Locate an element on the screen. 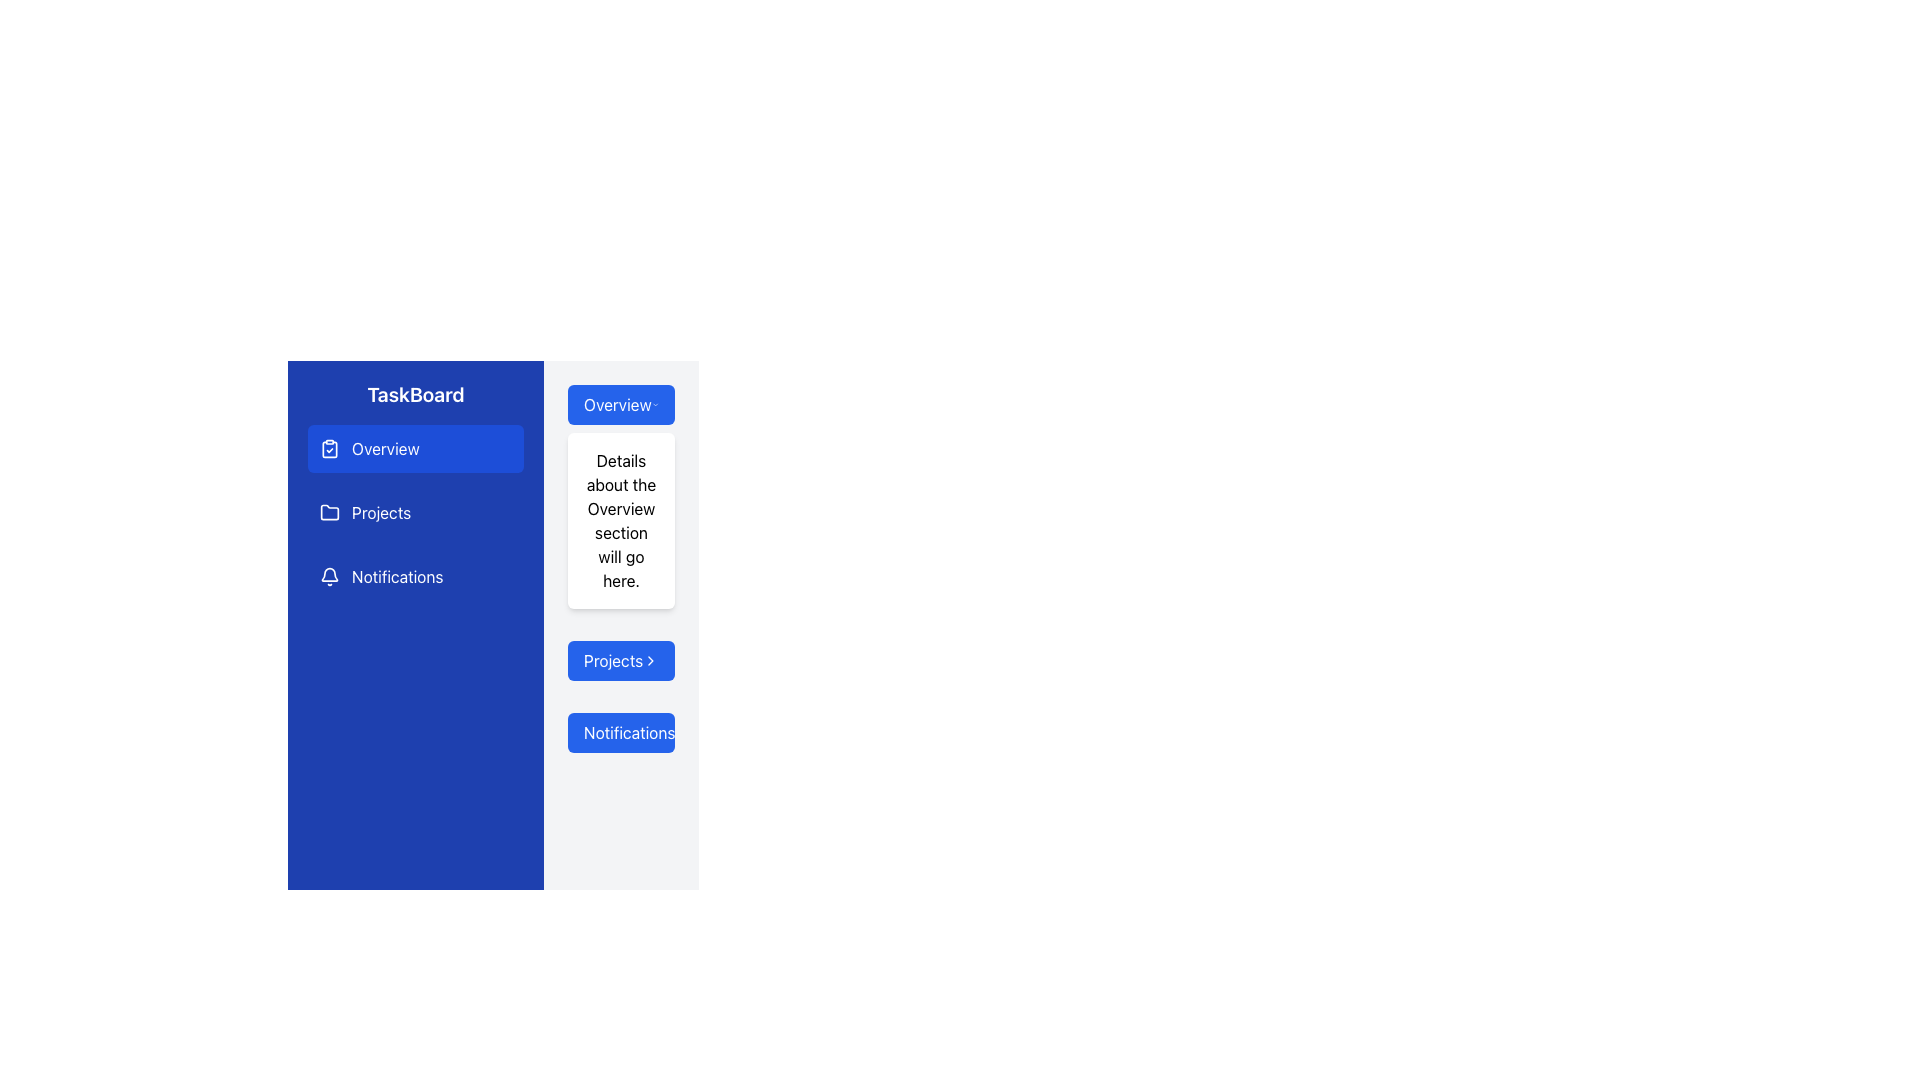 Image resolution: width=1920 pixels, height=1080 pixels. the Notifications icon, which visually represents the Notifications feature and is positioned to the left of the text 'Notifications' in the menu options is located at coordinates (330, 577).